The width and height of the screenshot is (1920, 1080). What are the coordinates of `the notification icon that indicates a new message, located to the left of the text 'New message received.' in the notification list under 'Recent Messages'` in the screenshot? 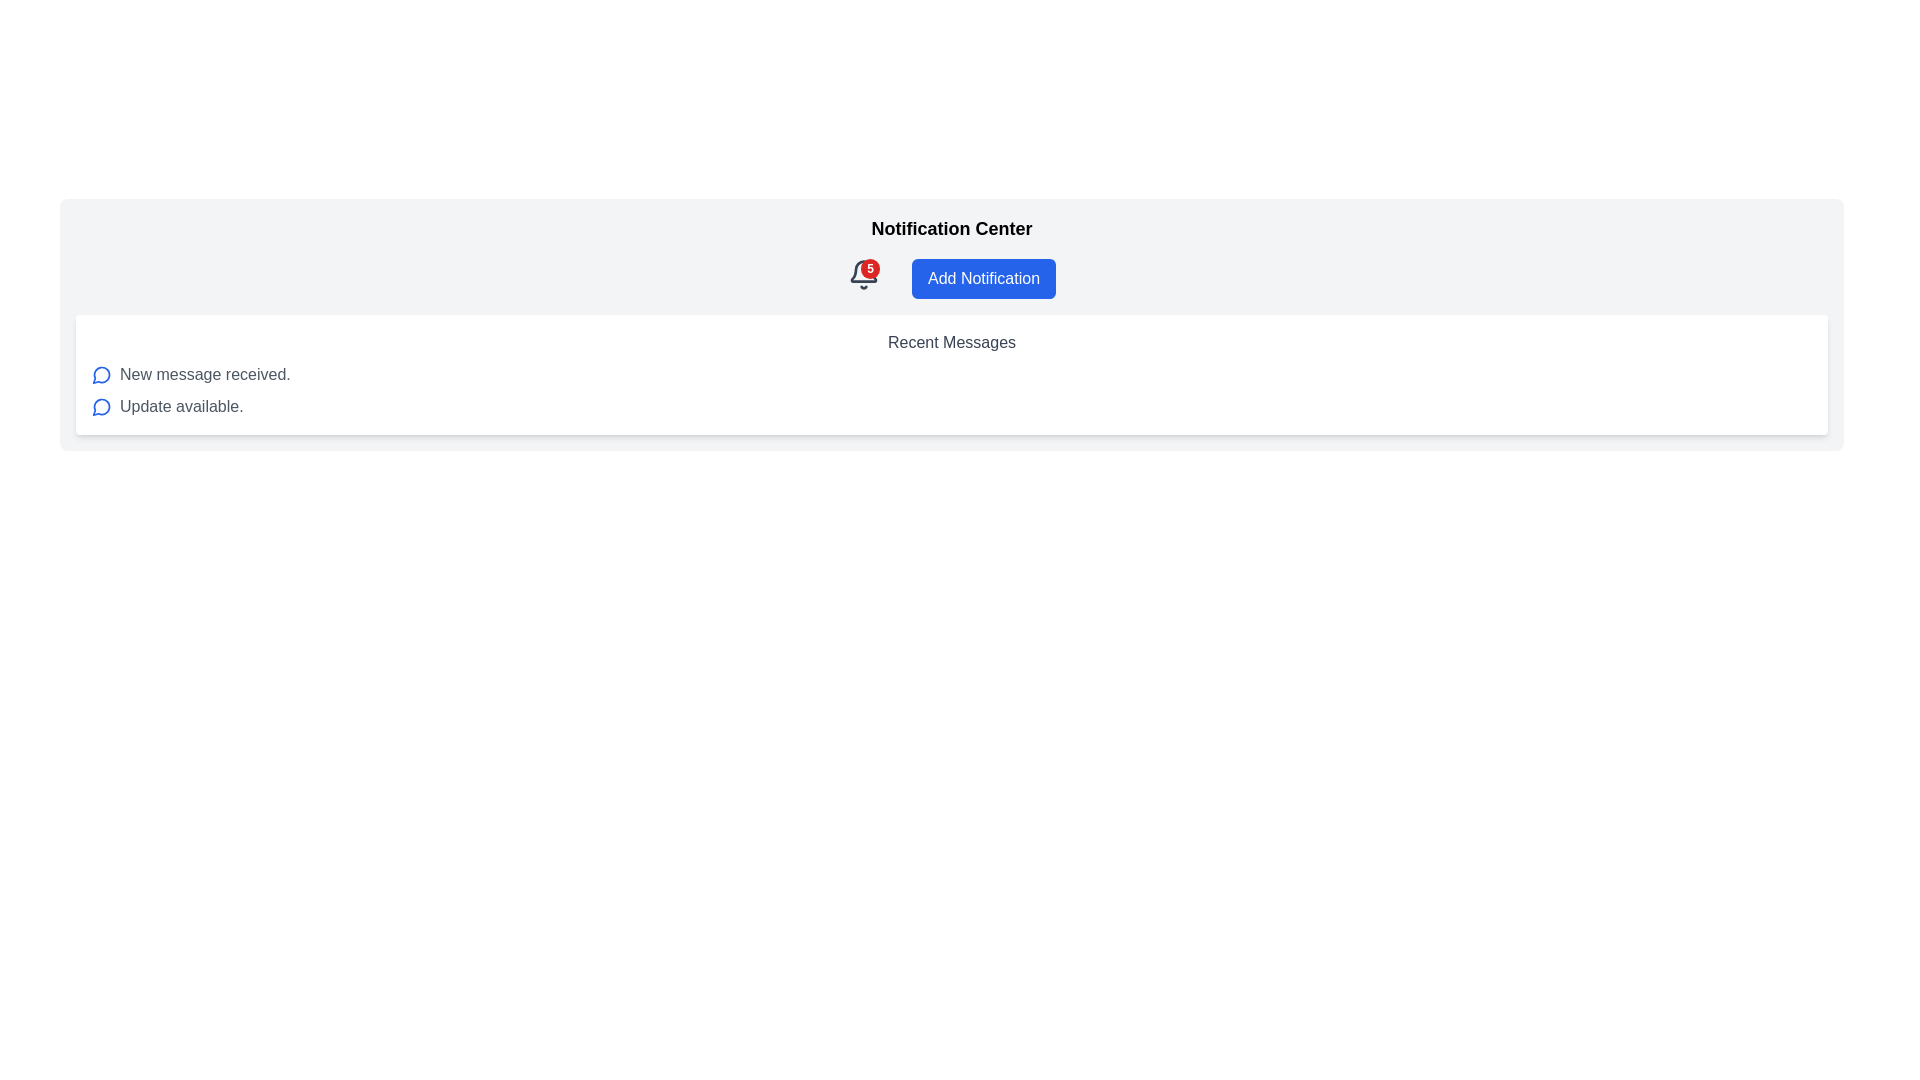 It's located at (100, 374).